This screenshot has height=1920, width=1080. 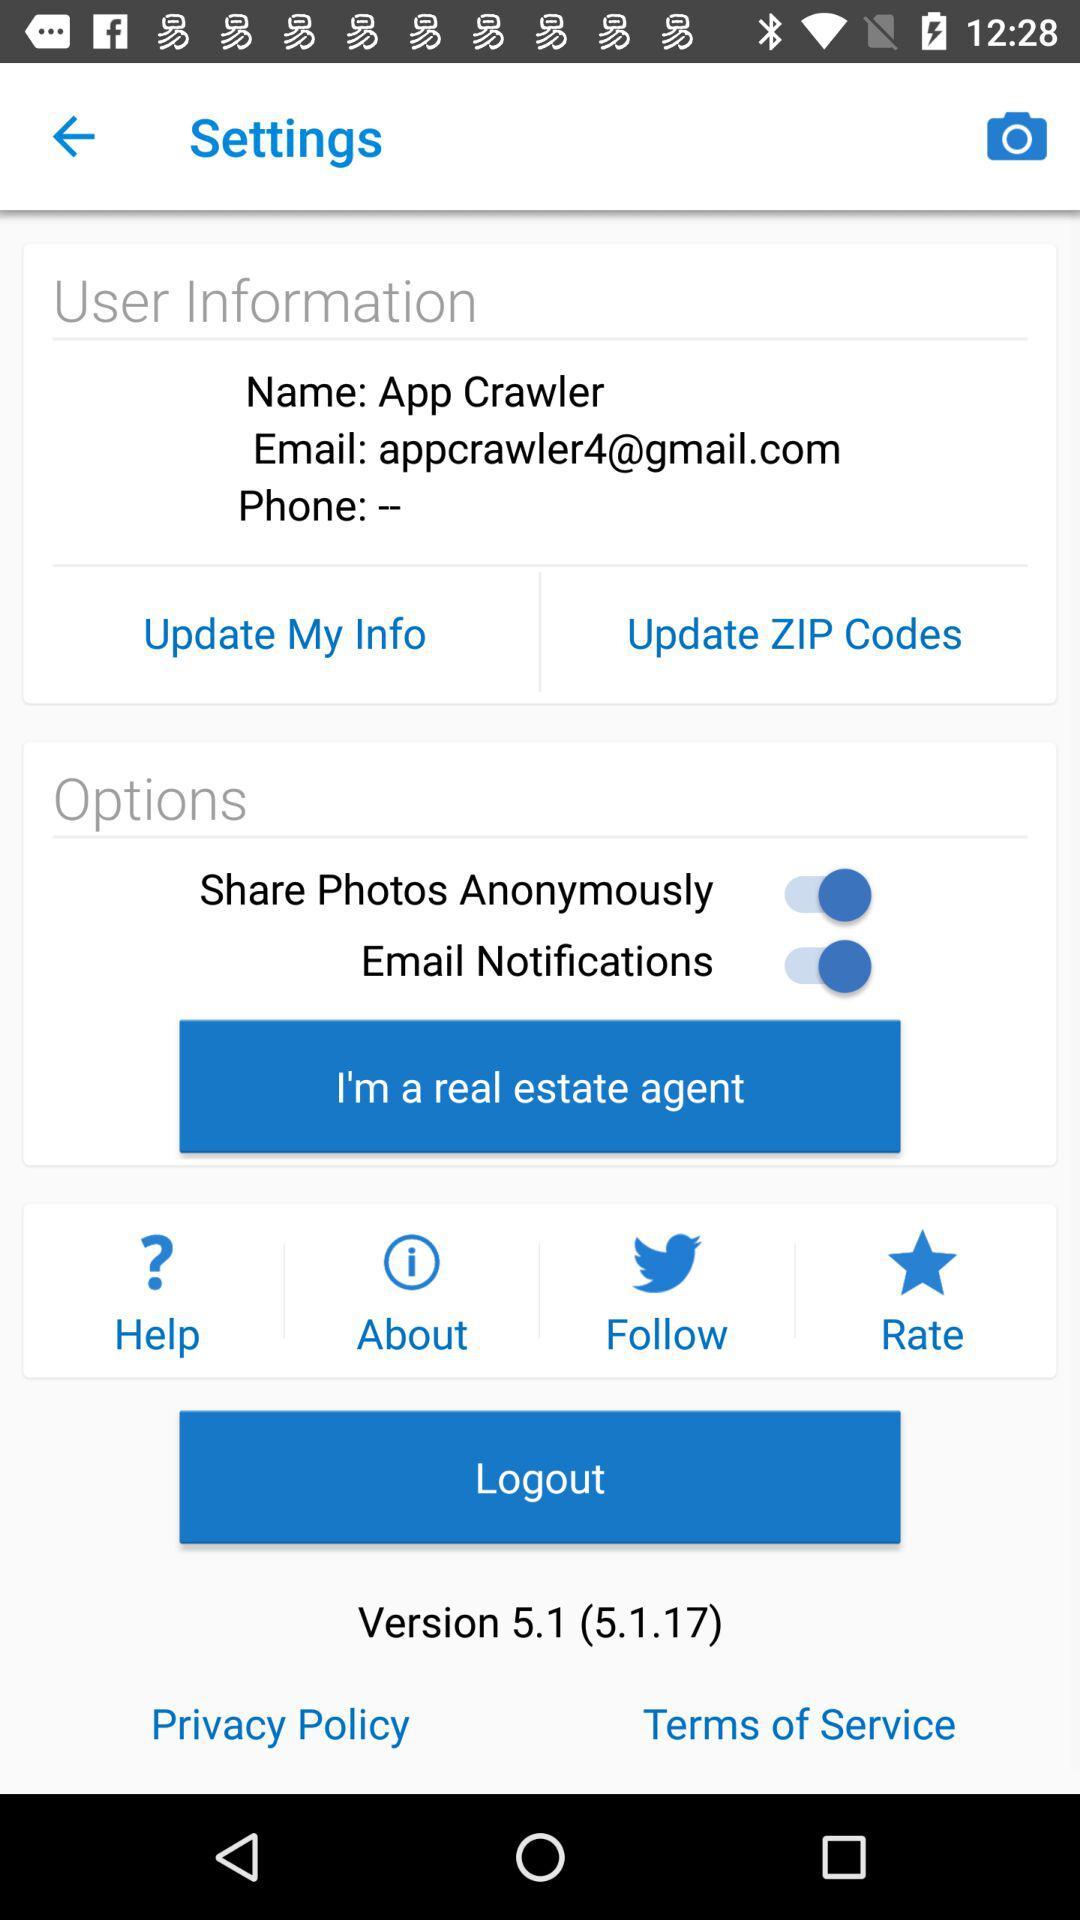 I want to click on the logout item, so click(x=540, y=1476).